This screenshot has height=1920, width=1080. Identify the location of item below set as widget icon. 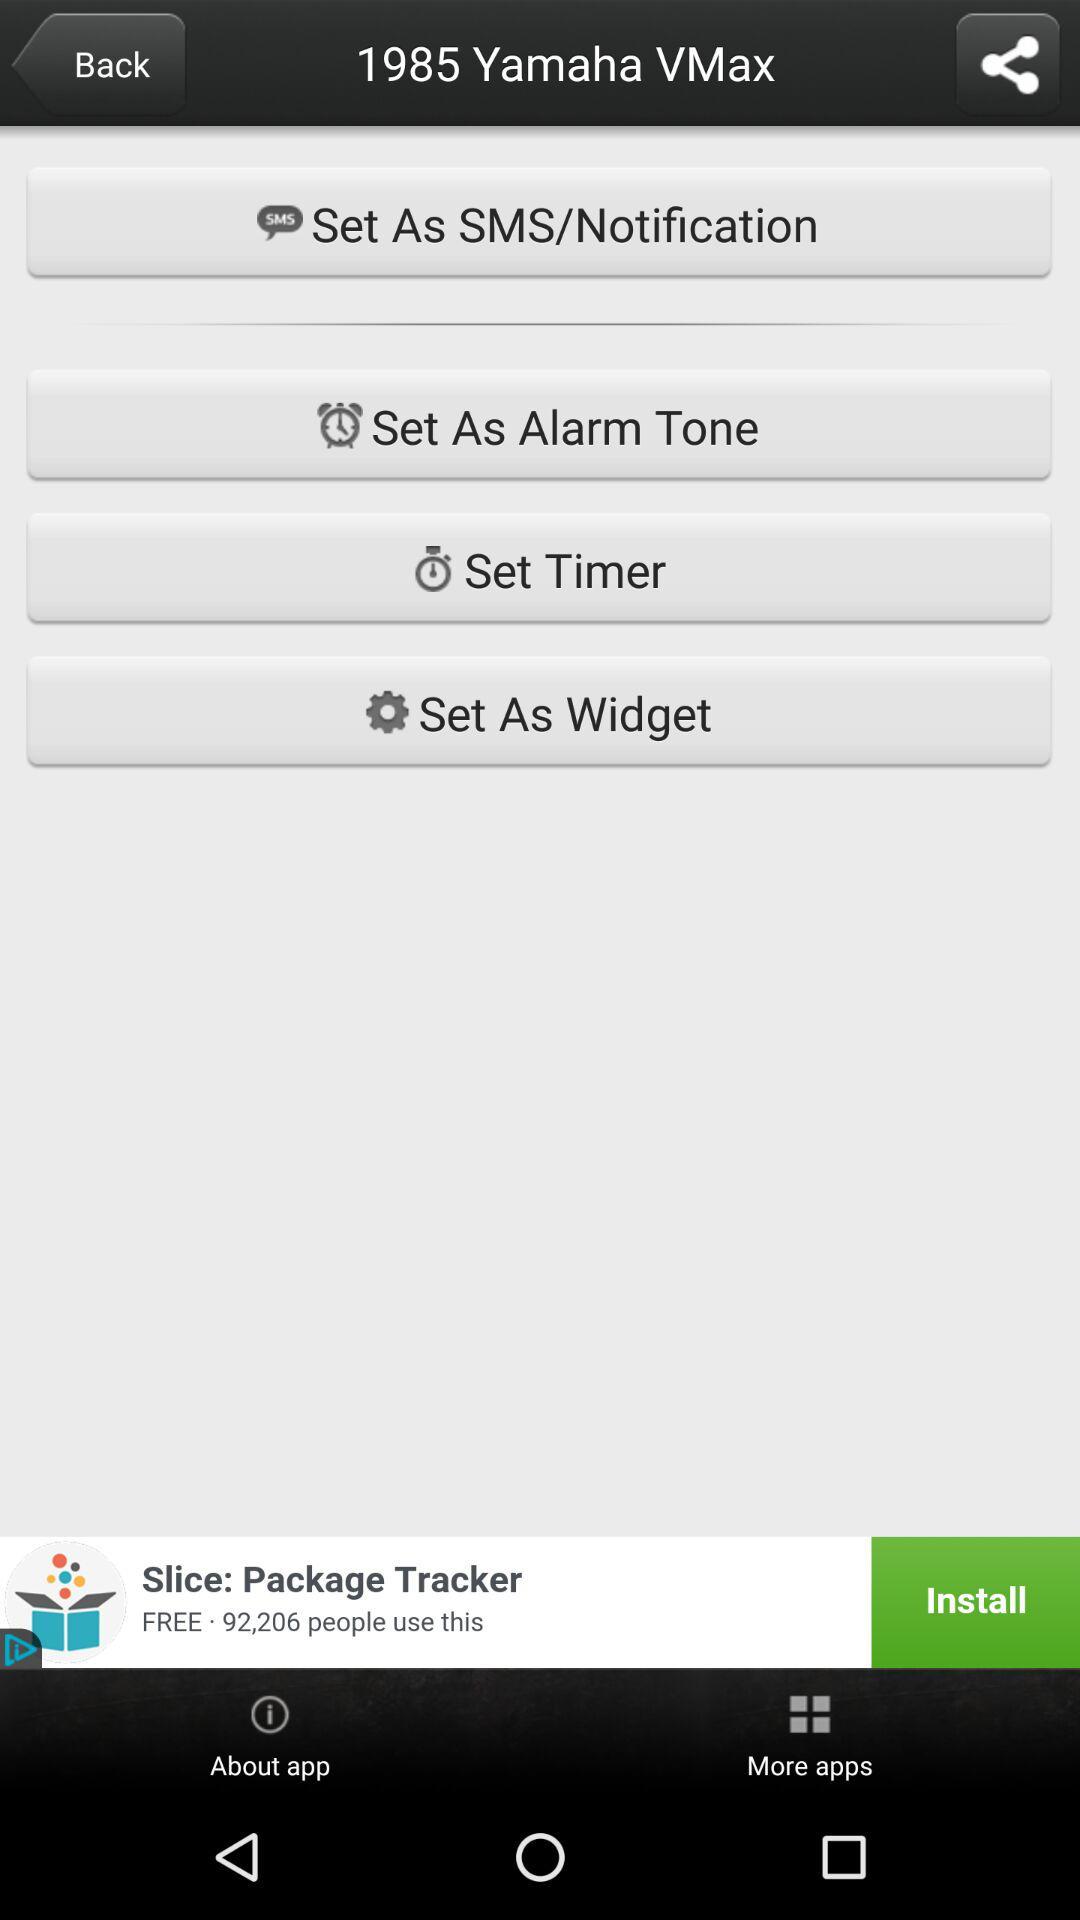
(540, 1602).